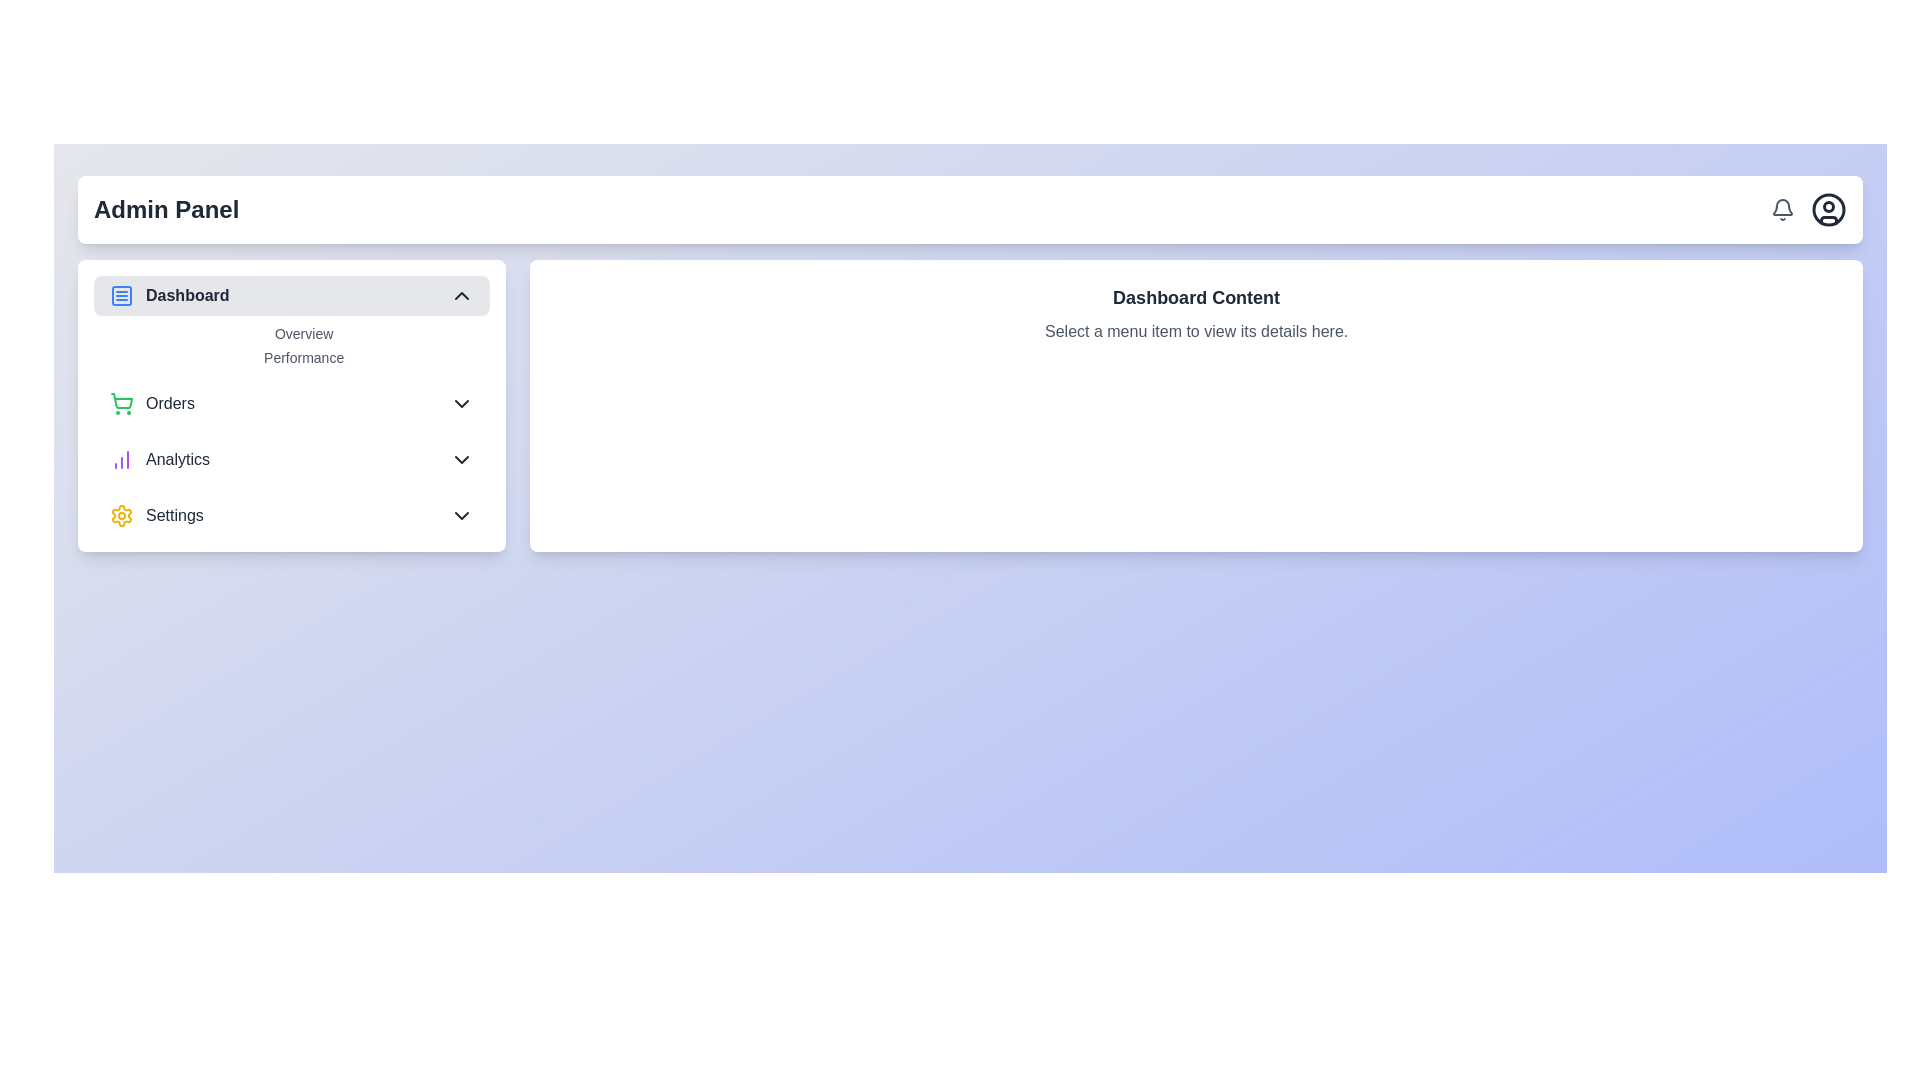  What do you see at coordinates (1196, 330) in the screenshot?
I see `the text label that instructs 'Select a menu item` at bounding box center [1196, 330].